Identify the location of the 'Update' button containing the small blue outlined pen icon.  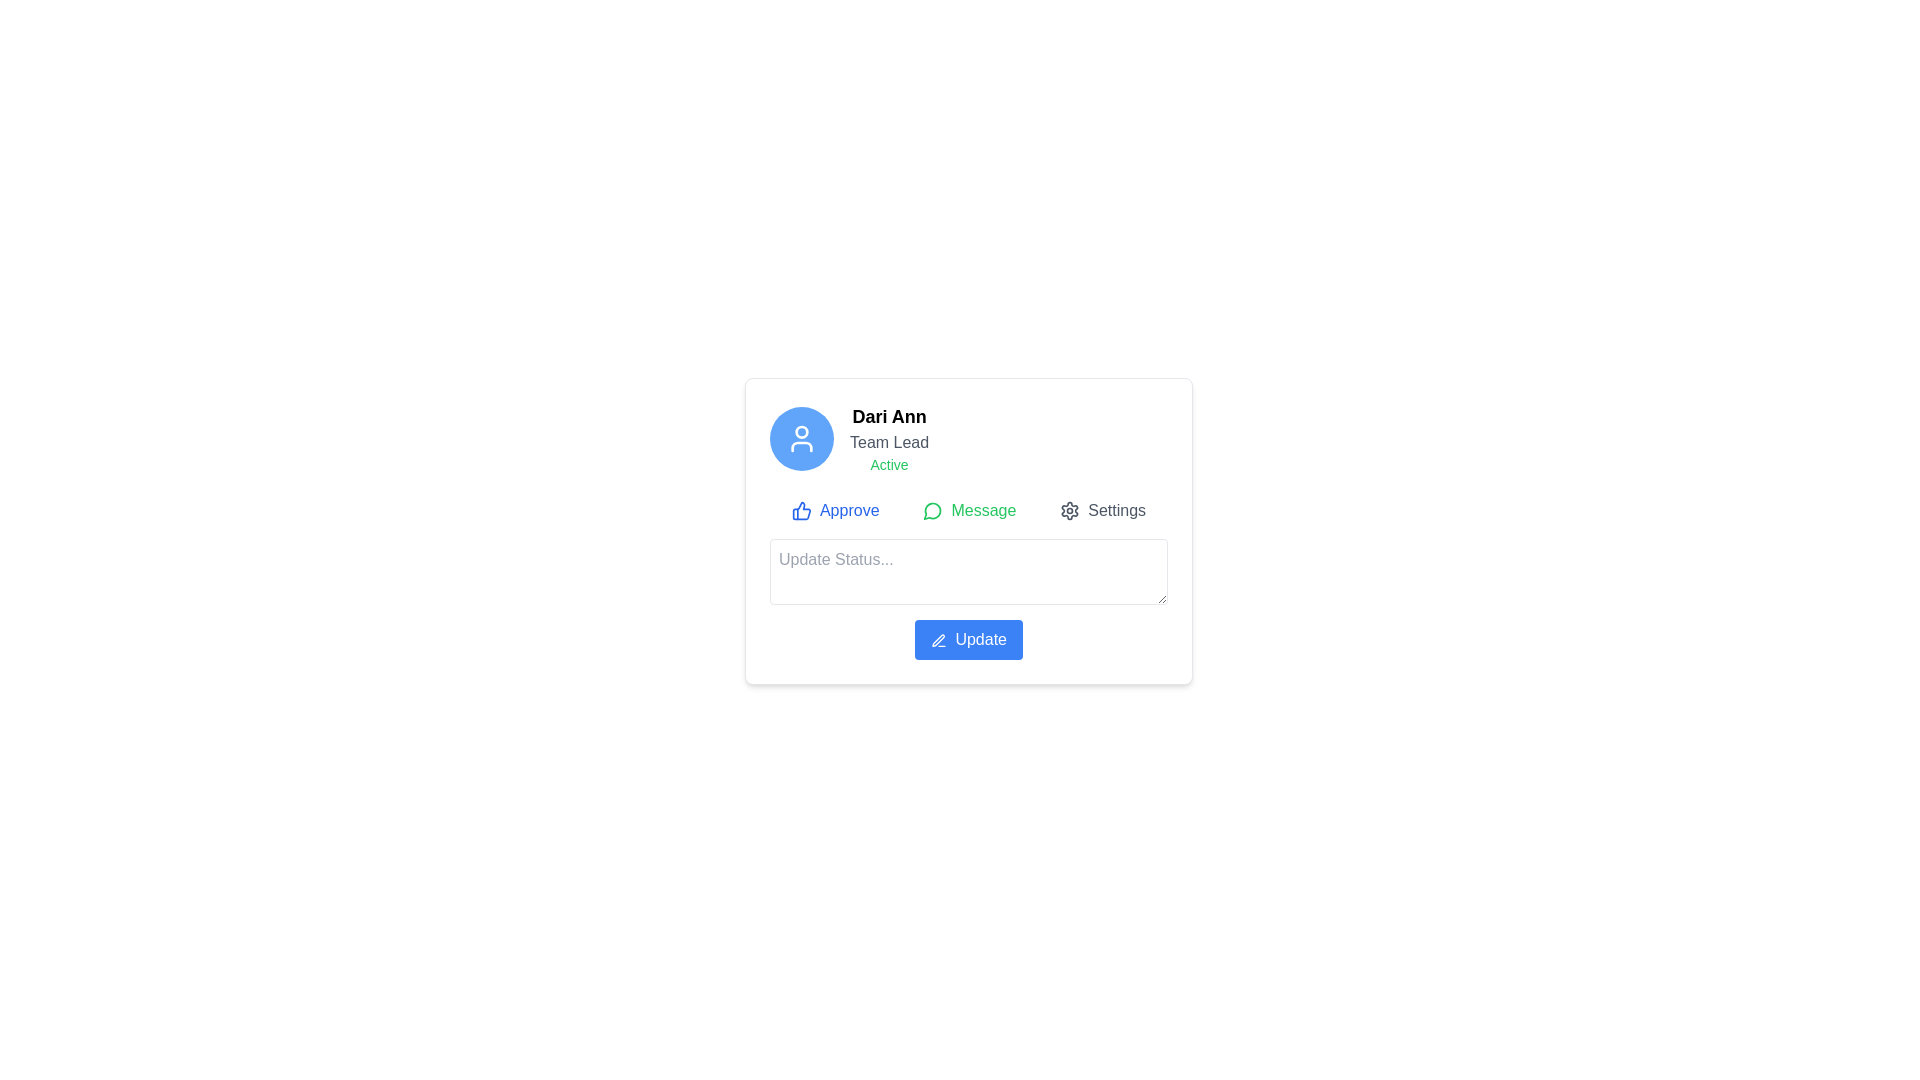
(937, 640).